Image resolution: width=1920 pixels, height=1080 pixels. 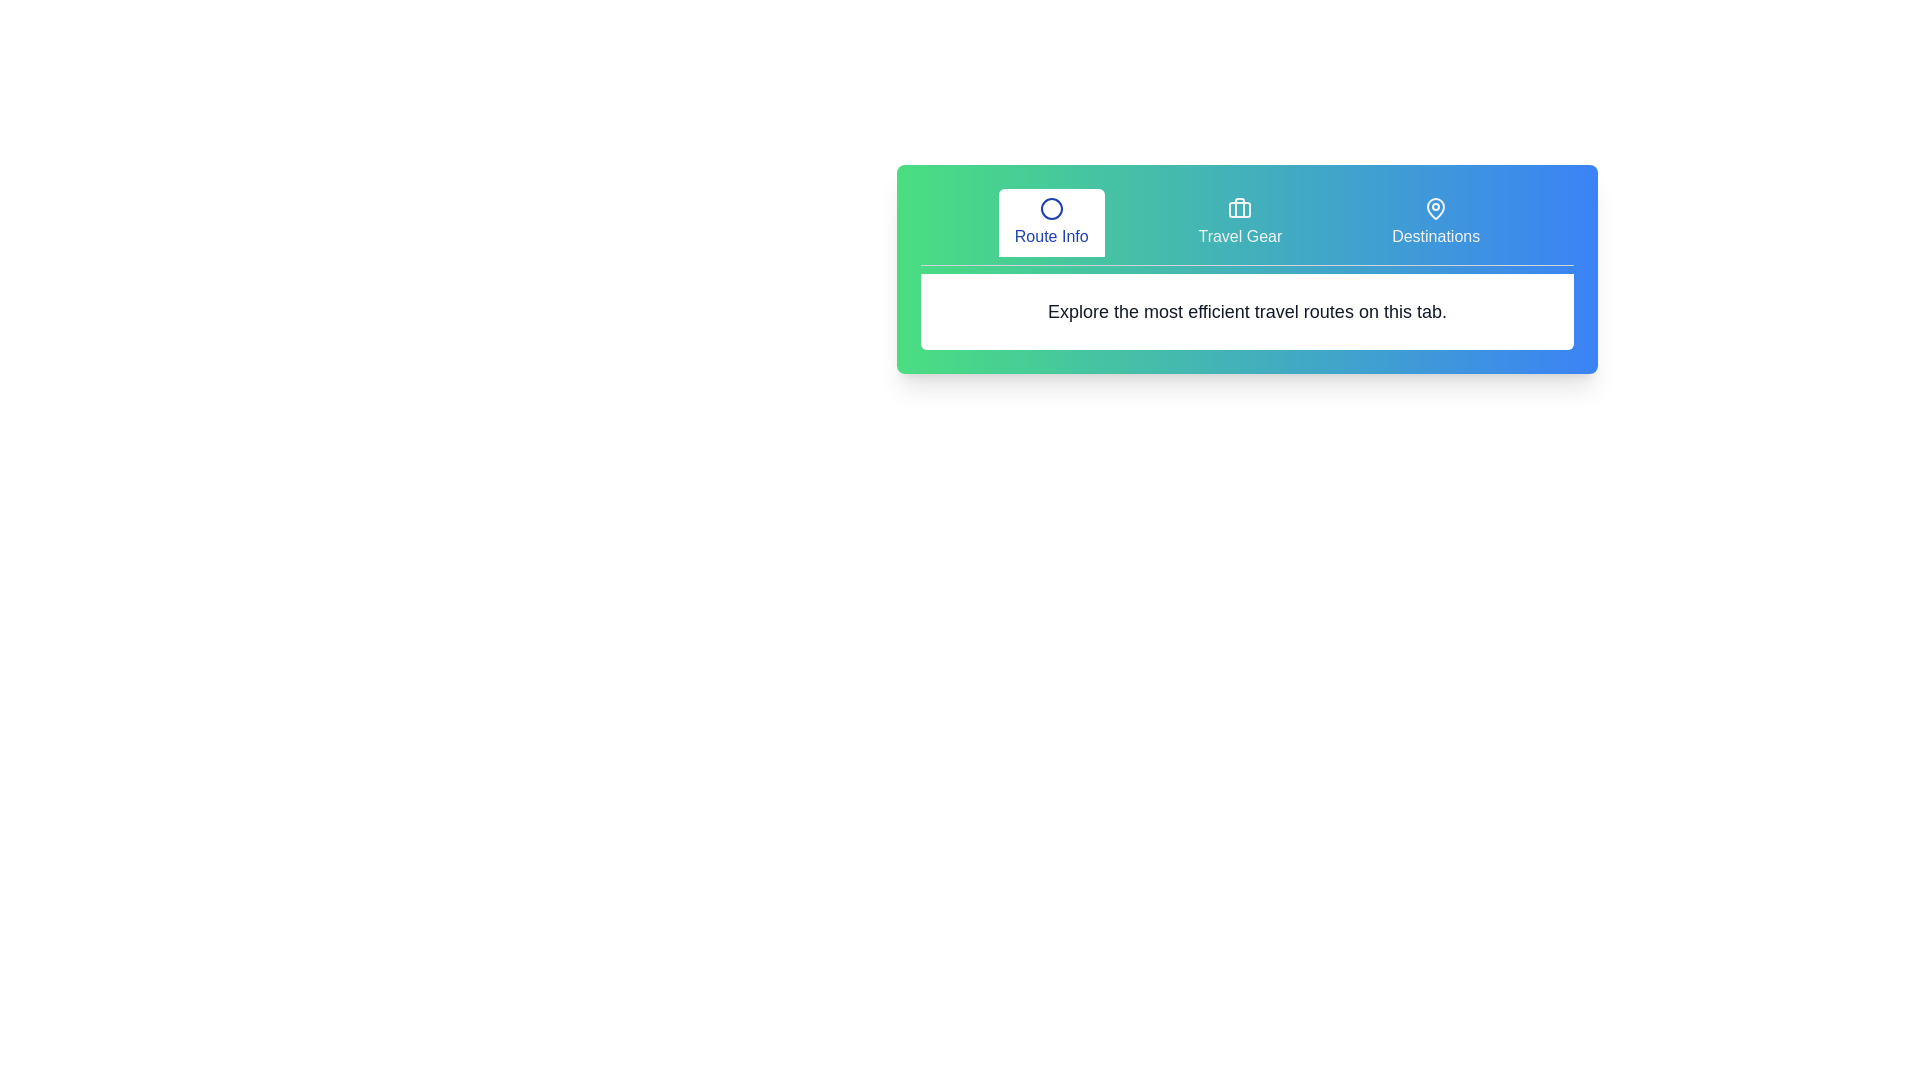 What do you see at coordinates (1435, 223) in the screenshot?
I see `the tab labeled Destinations` at bounding box center [1435, 223].